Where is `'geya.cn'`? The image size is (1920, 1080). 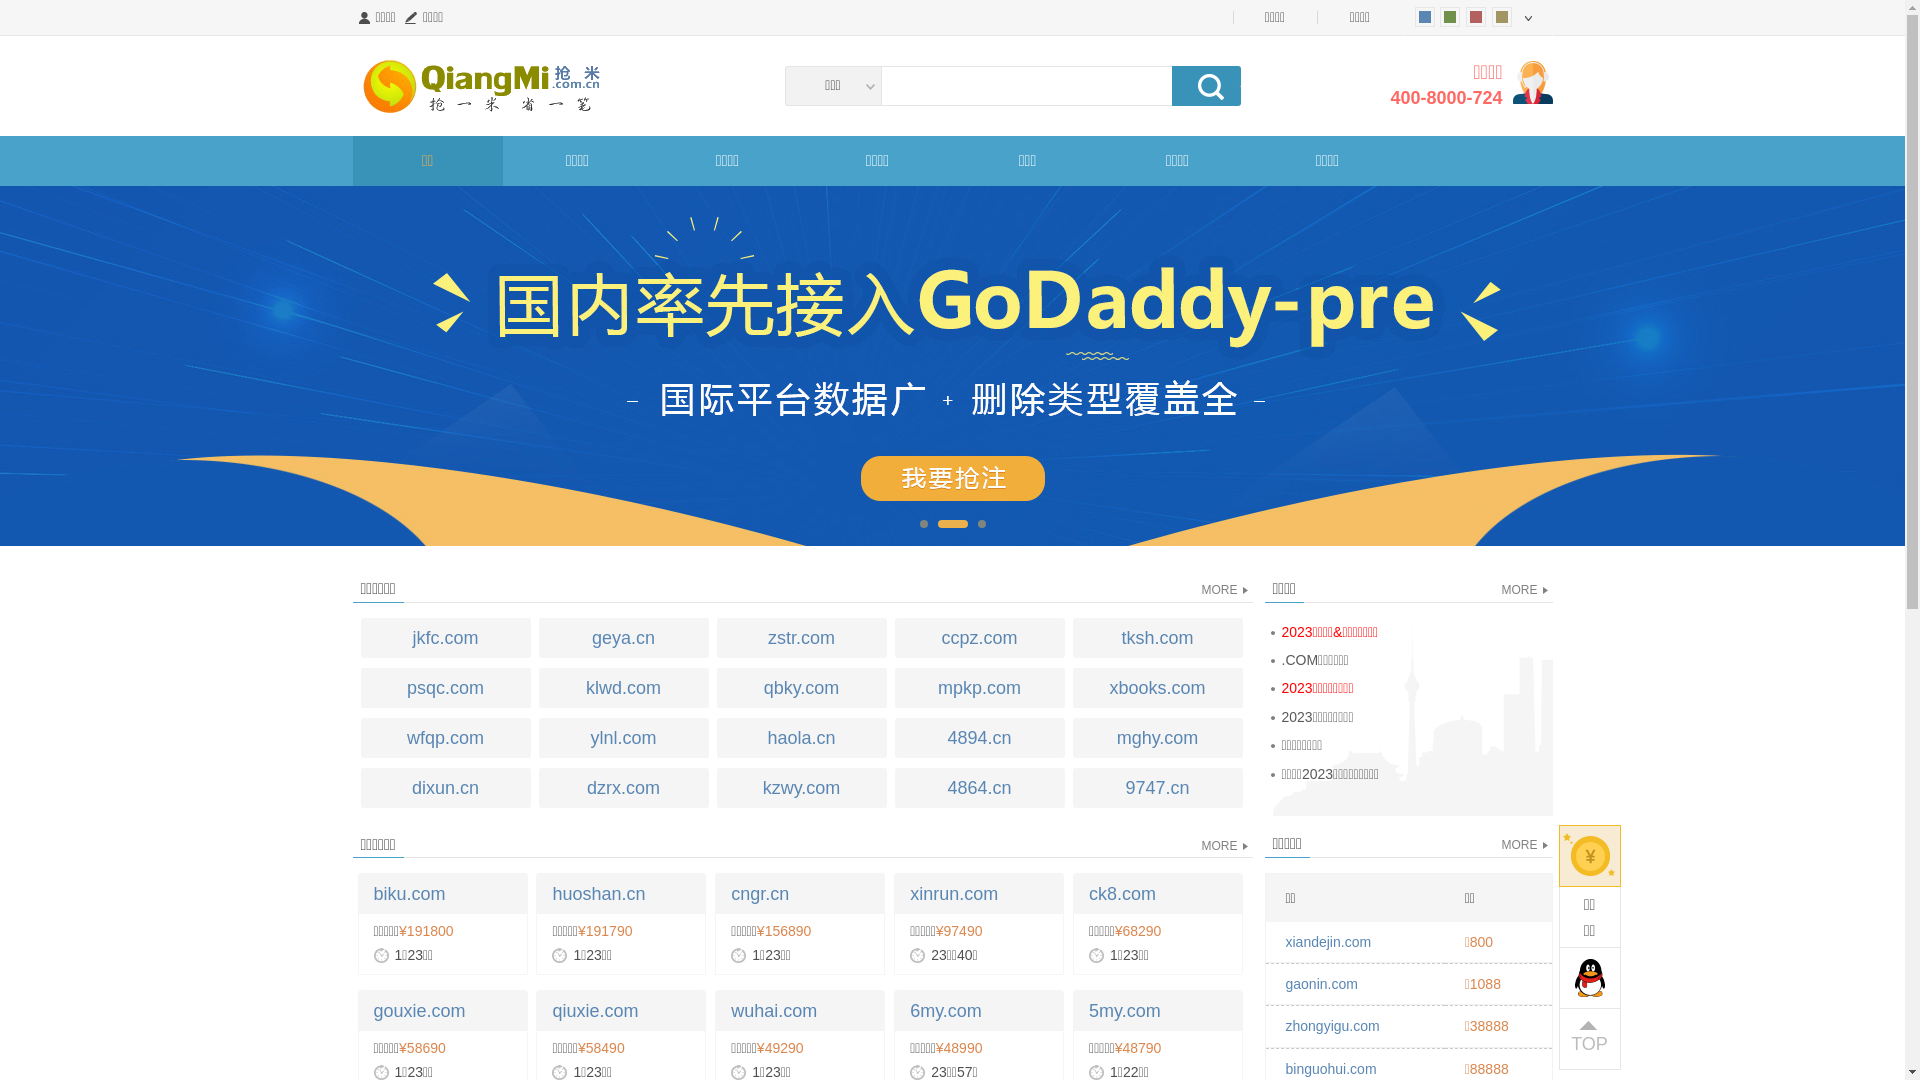
'geya.cn' is located at coordinates (622, 637).